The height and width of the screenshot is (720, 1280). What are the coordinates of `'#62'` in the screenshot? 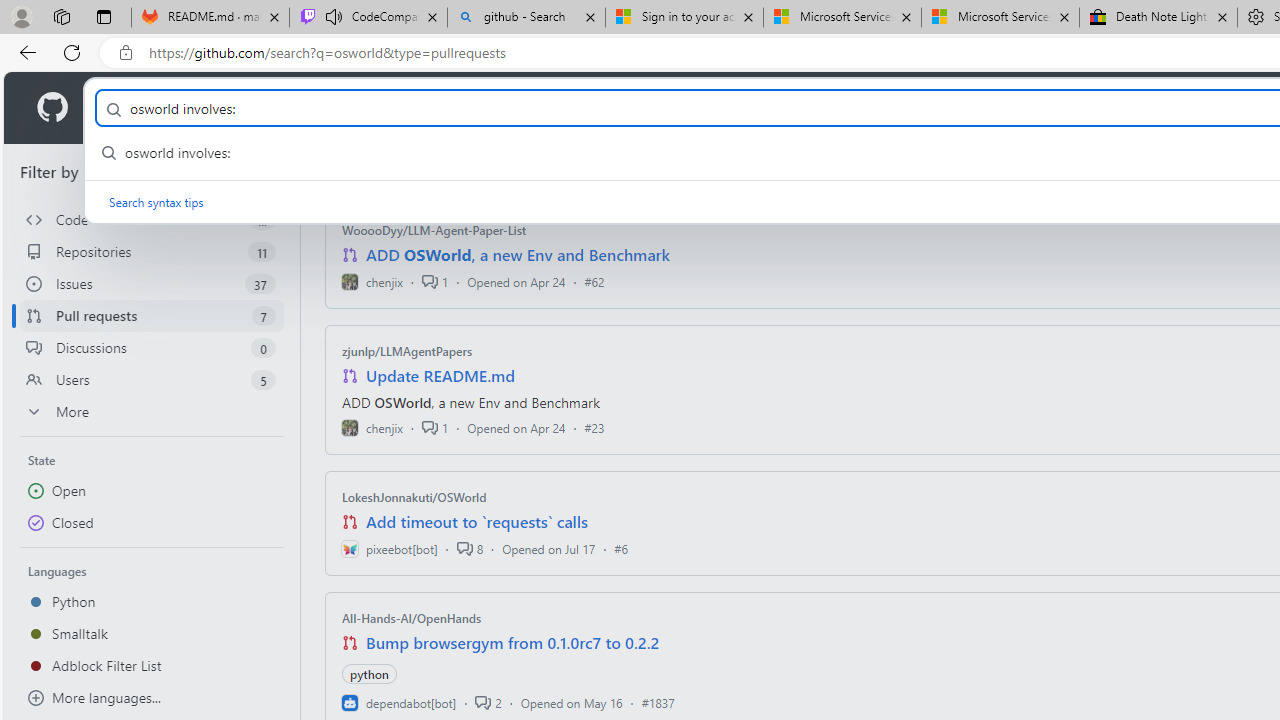 It's located at (593, 281).